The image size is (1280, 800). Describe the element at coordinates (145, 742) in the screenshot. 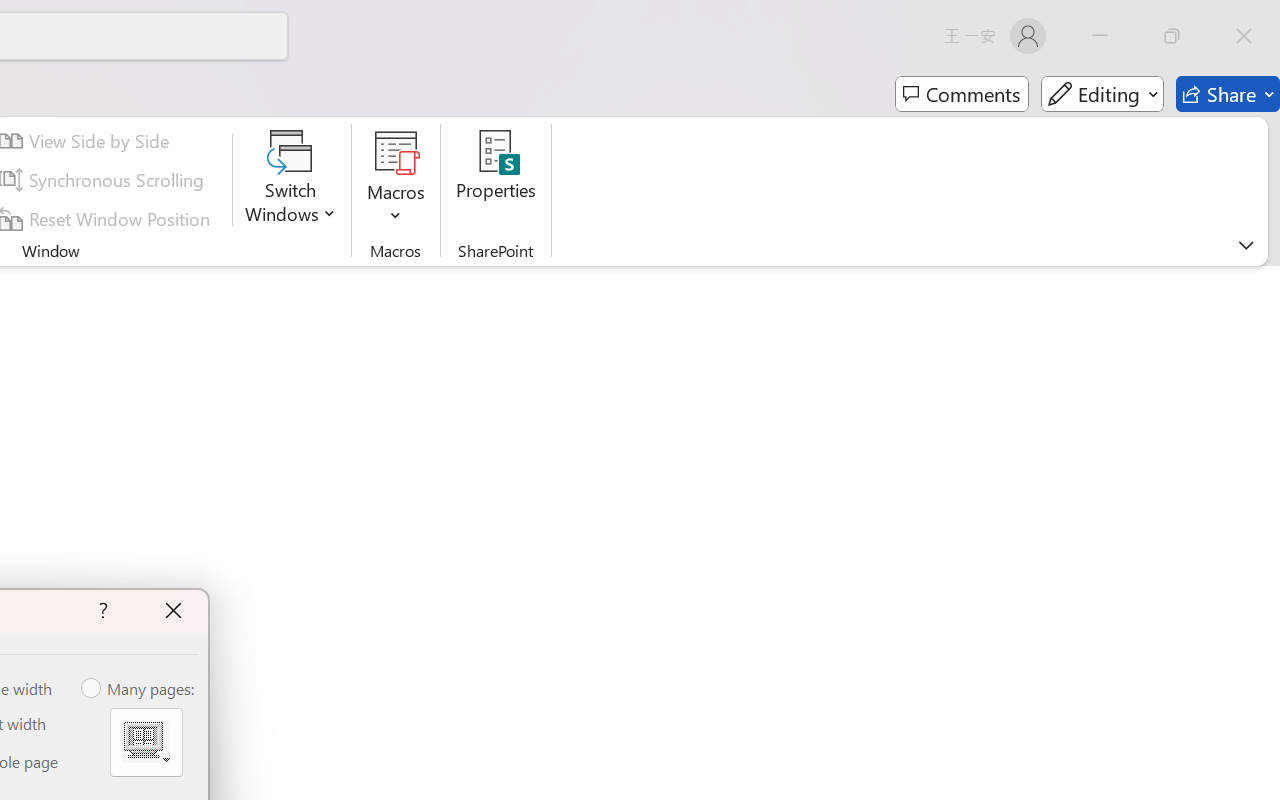

I see `'MSO Generic Control Container'` at that location.